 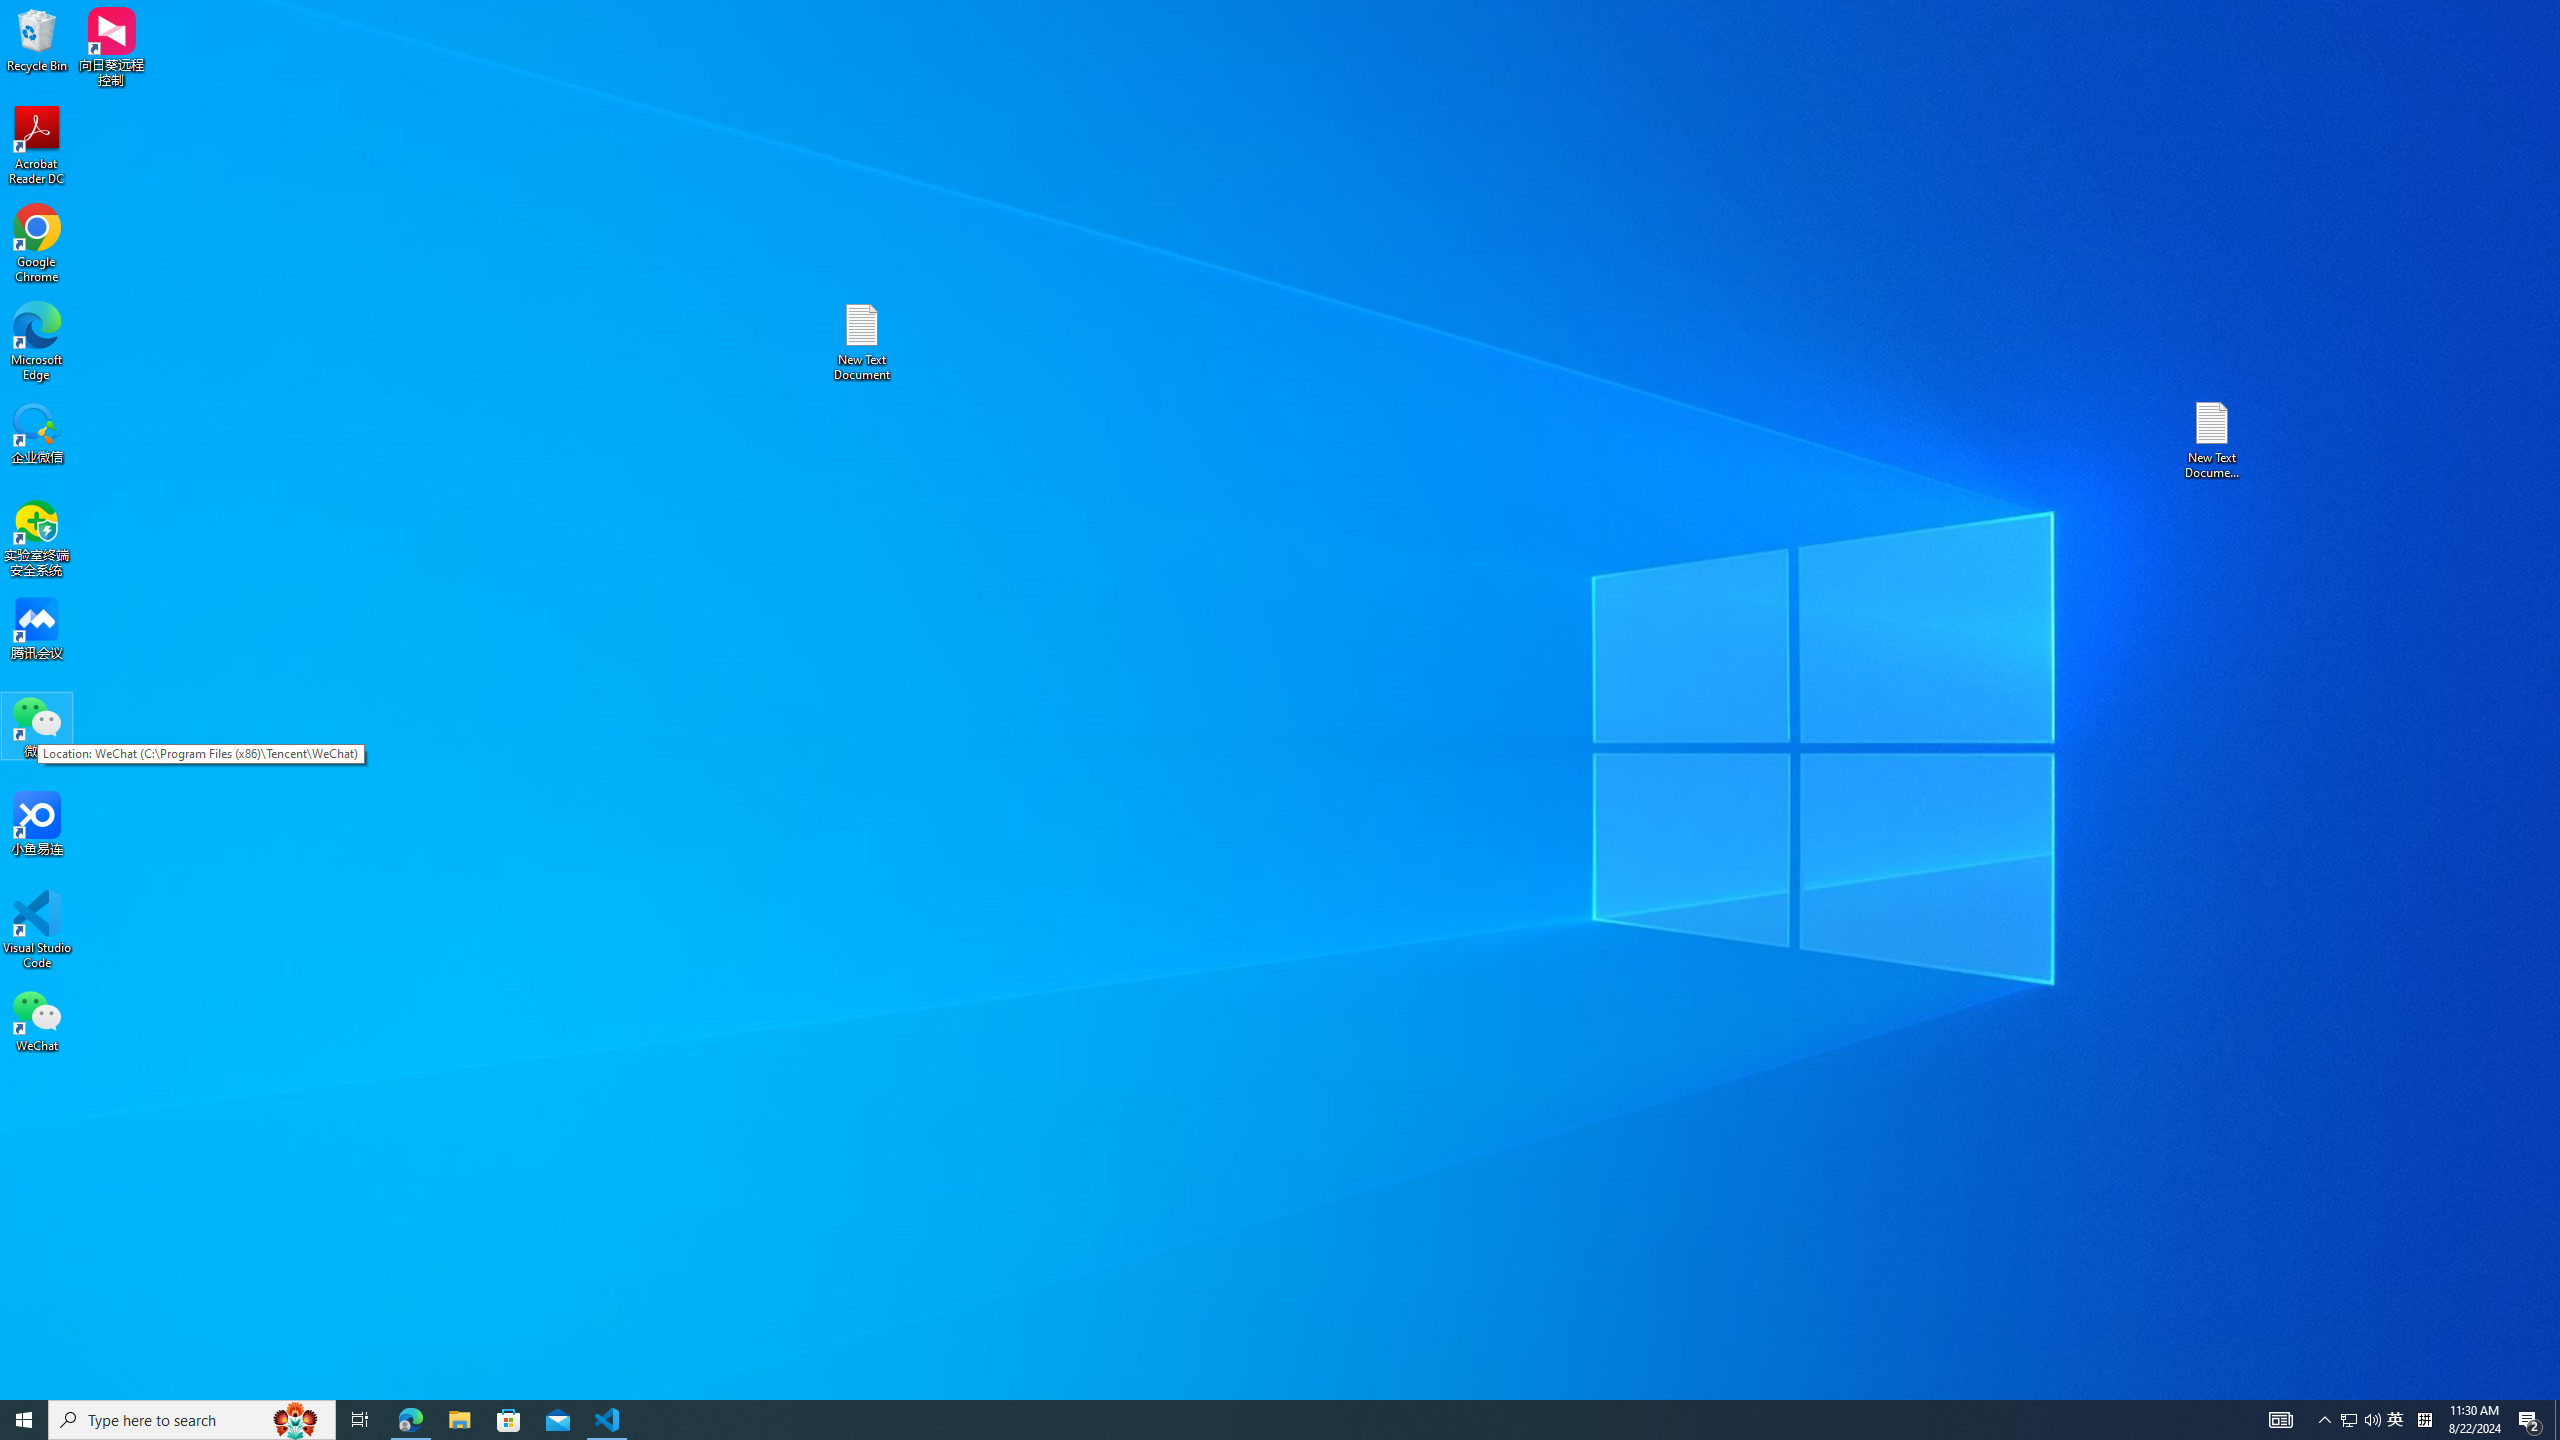 I want to click on 'Type here to search', so click(x=191, y=1418).